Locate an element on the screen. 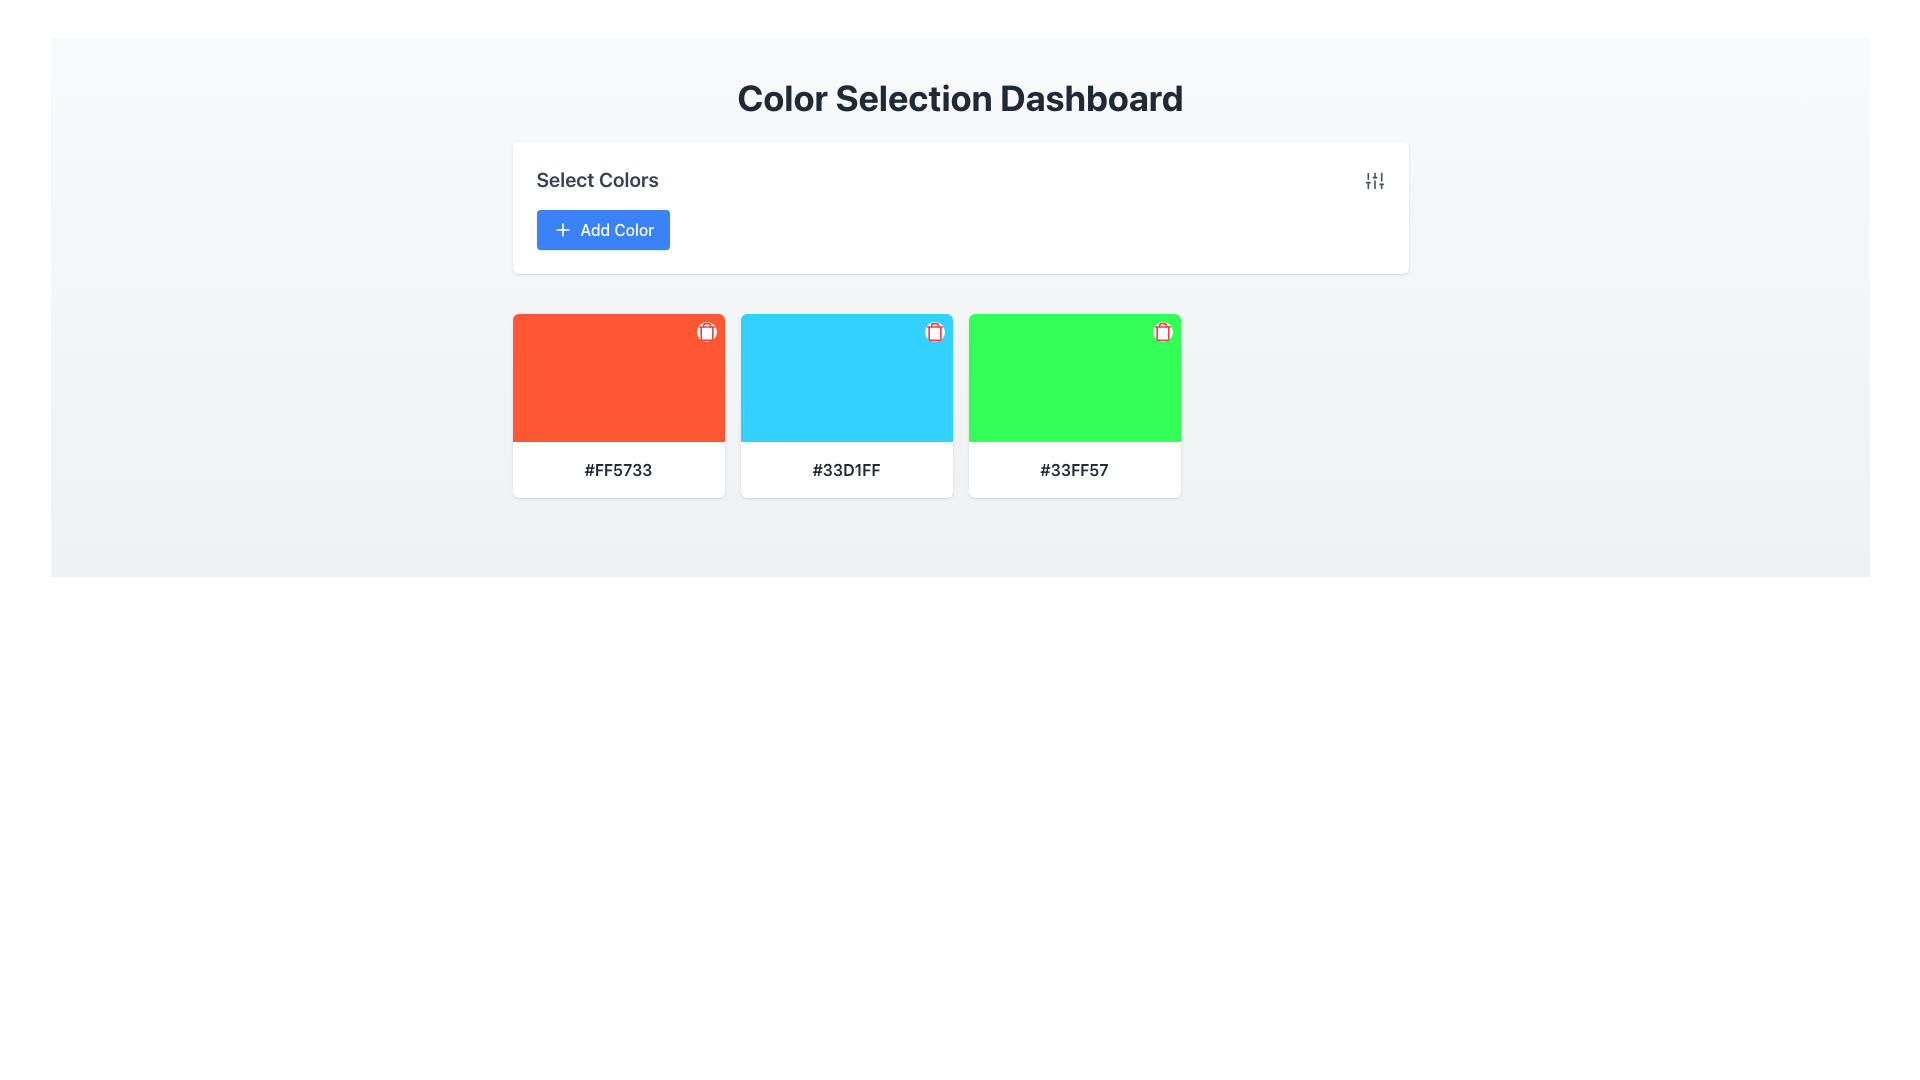 Image resolution: width=1920 pixels, height=1080 pixels. the blue 'Add Color' button located near the top left of the 'Select Colors' section is located at coordinates (602, 229).